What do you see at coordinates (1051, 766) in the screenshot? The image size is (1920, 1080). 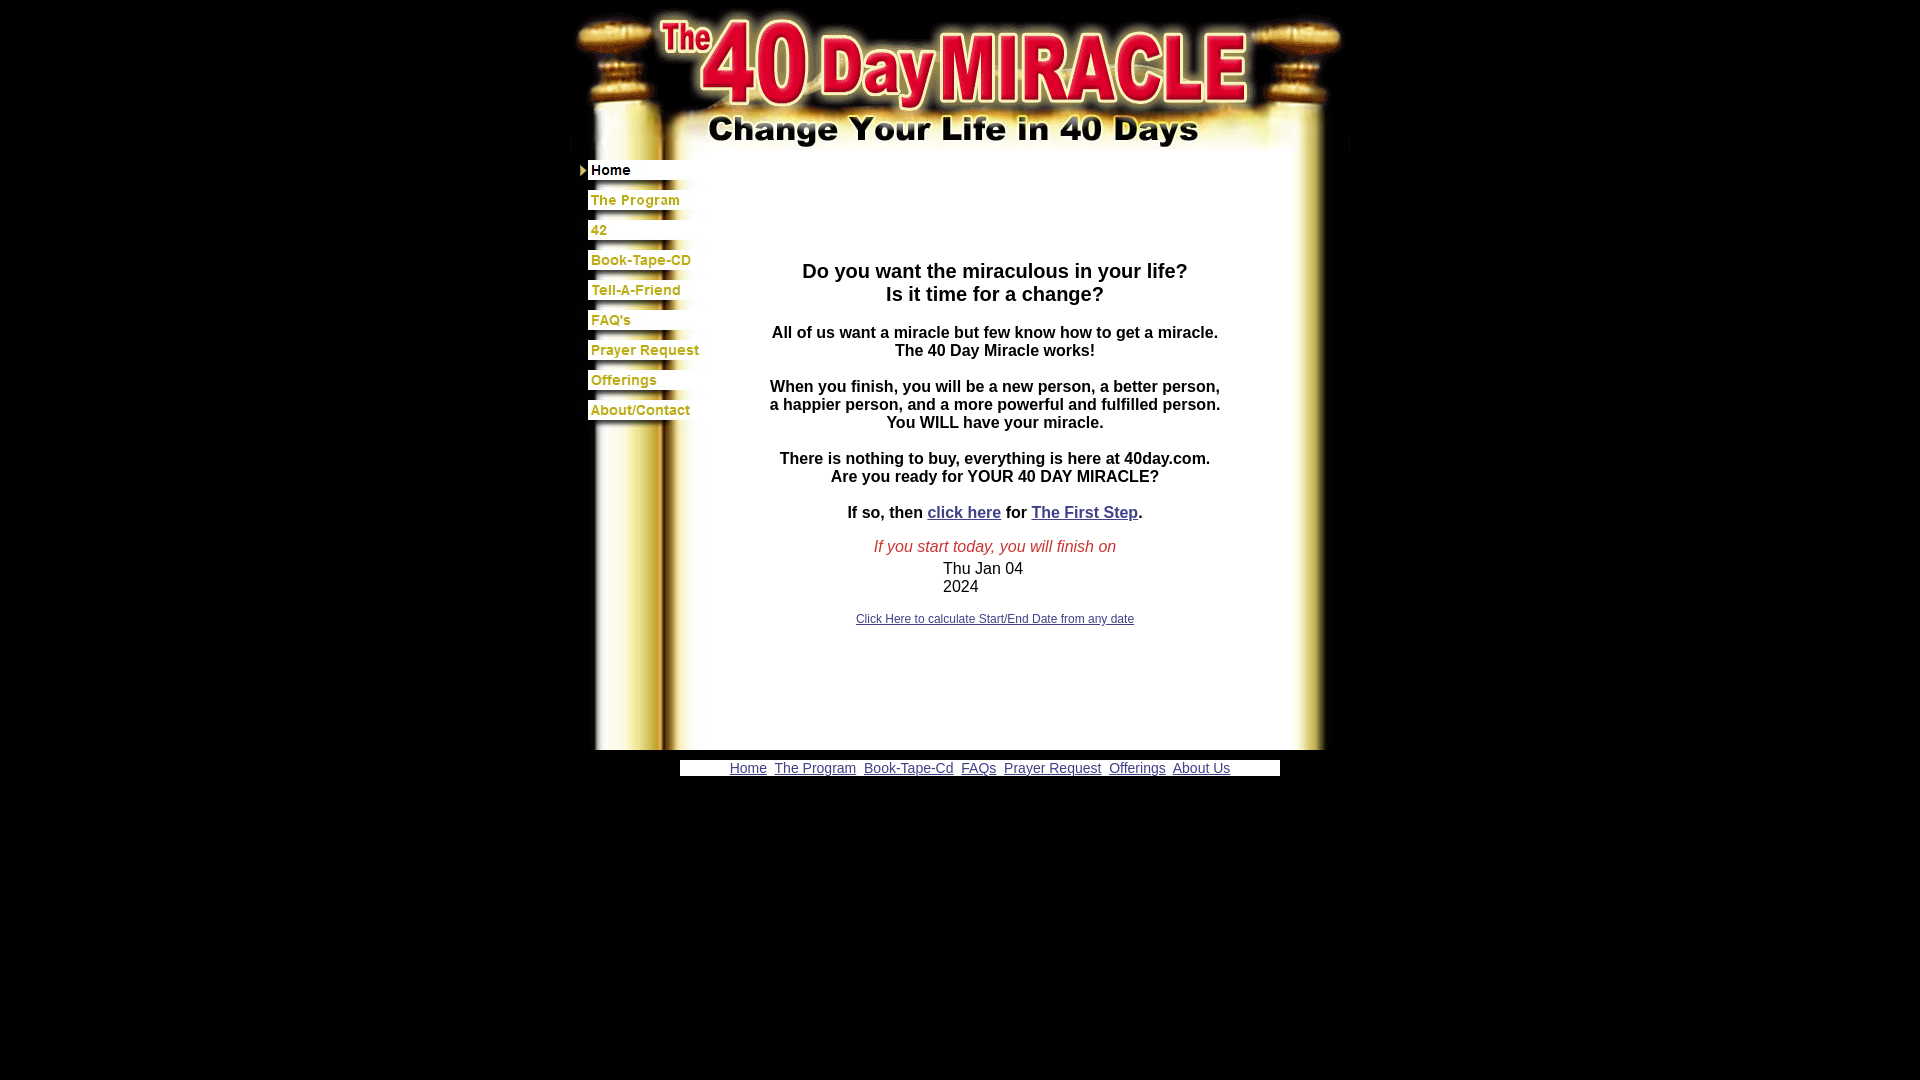 I see `'Prayer Request'` at bounding box center [1051, 766].